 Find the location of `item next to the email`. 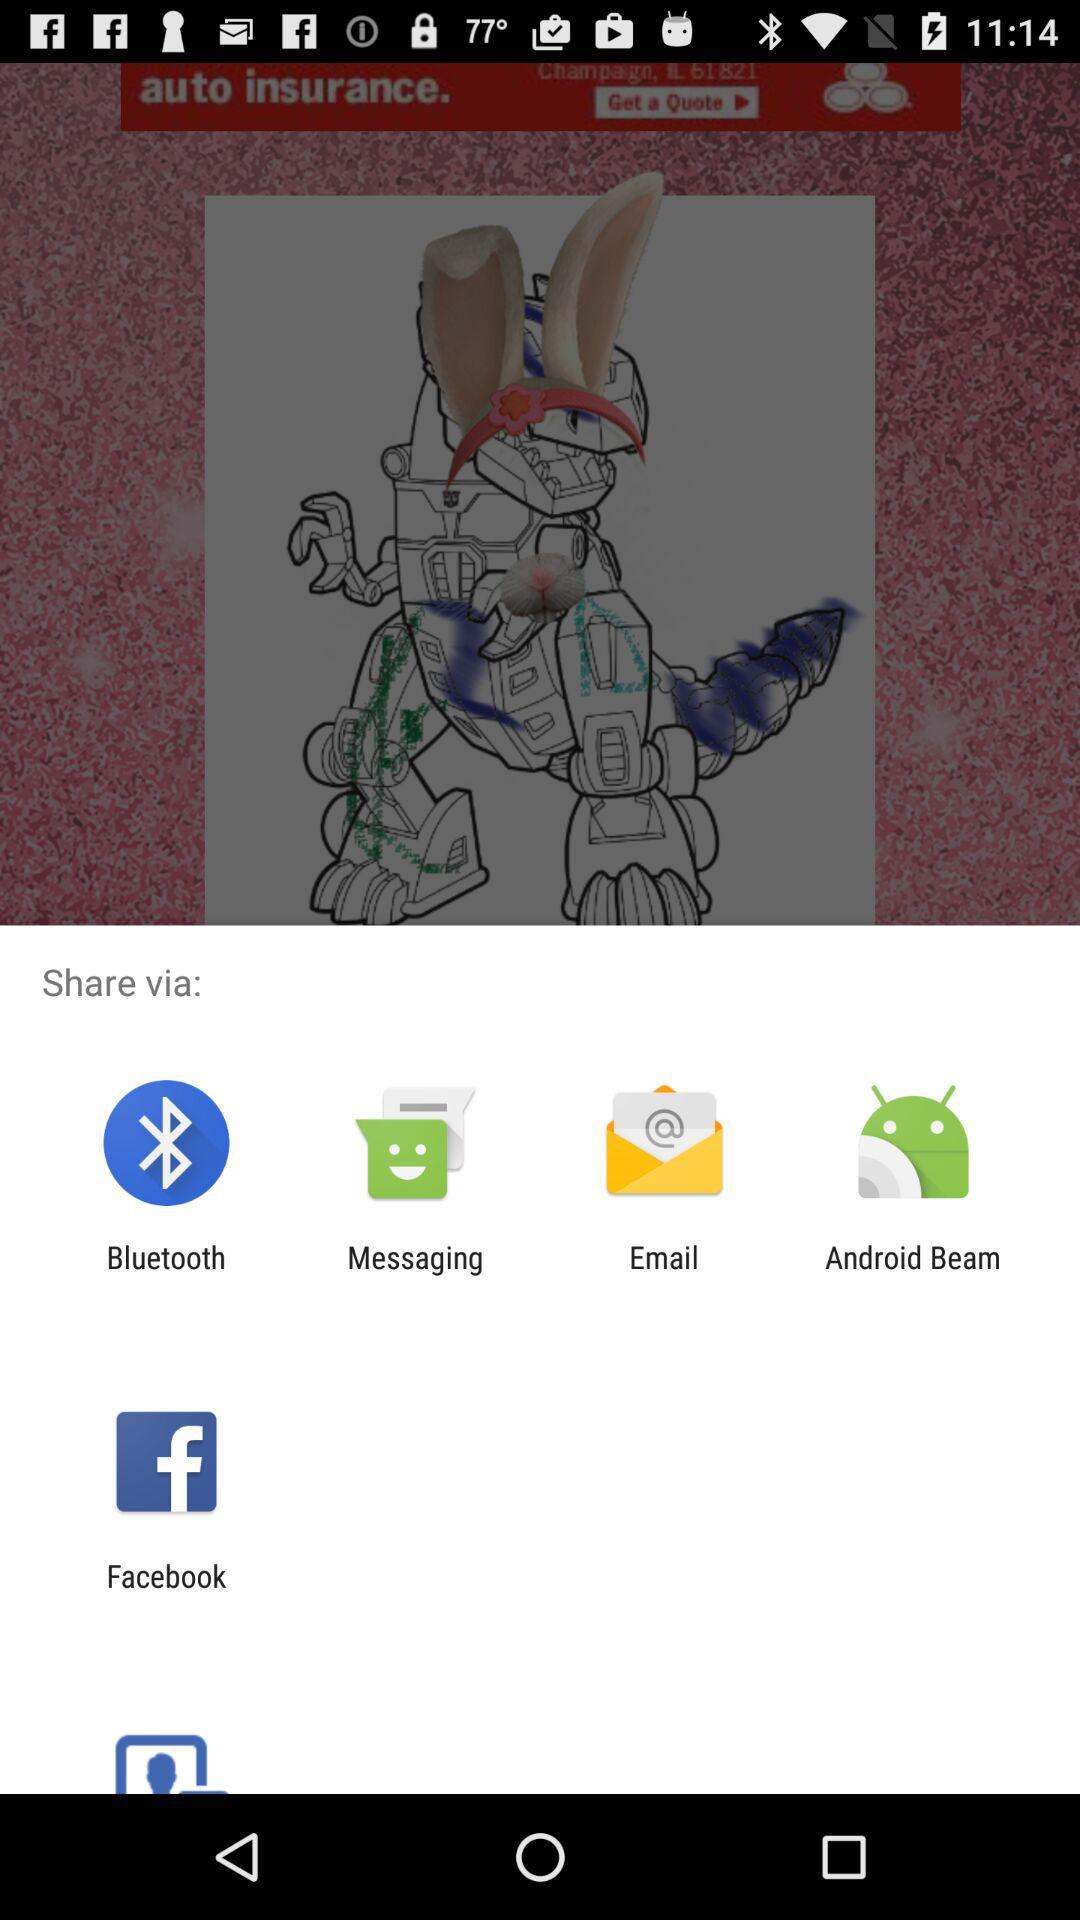

item next to the email is located at coordinates (913, 1274).